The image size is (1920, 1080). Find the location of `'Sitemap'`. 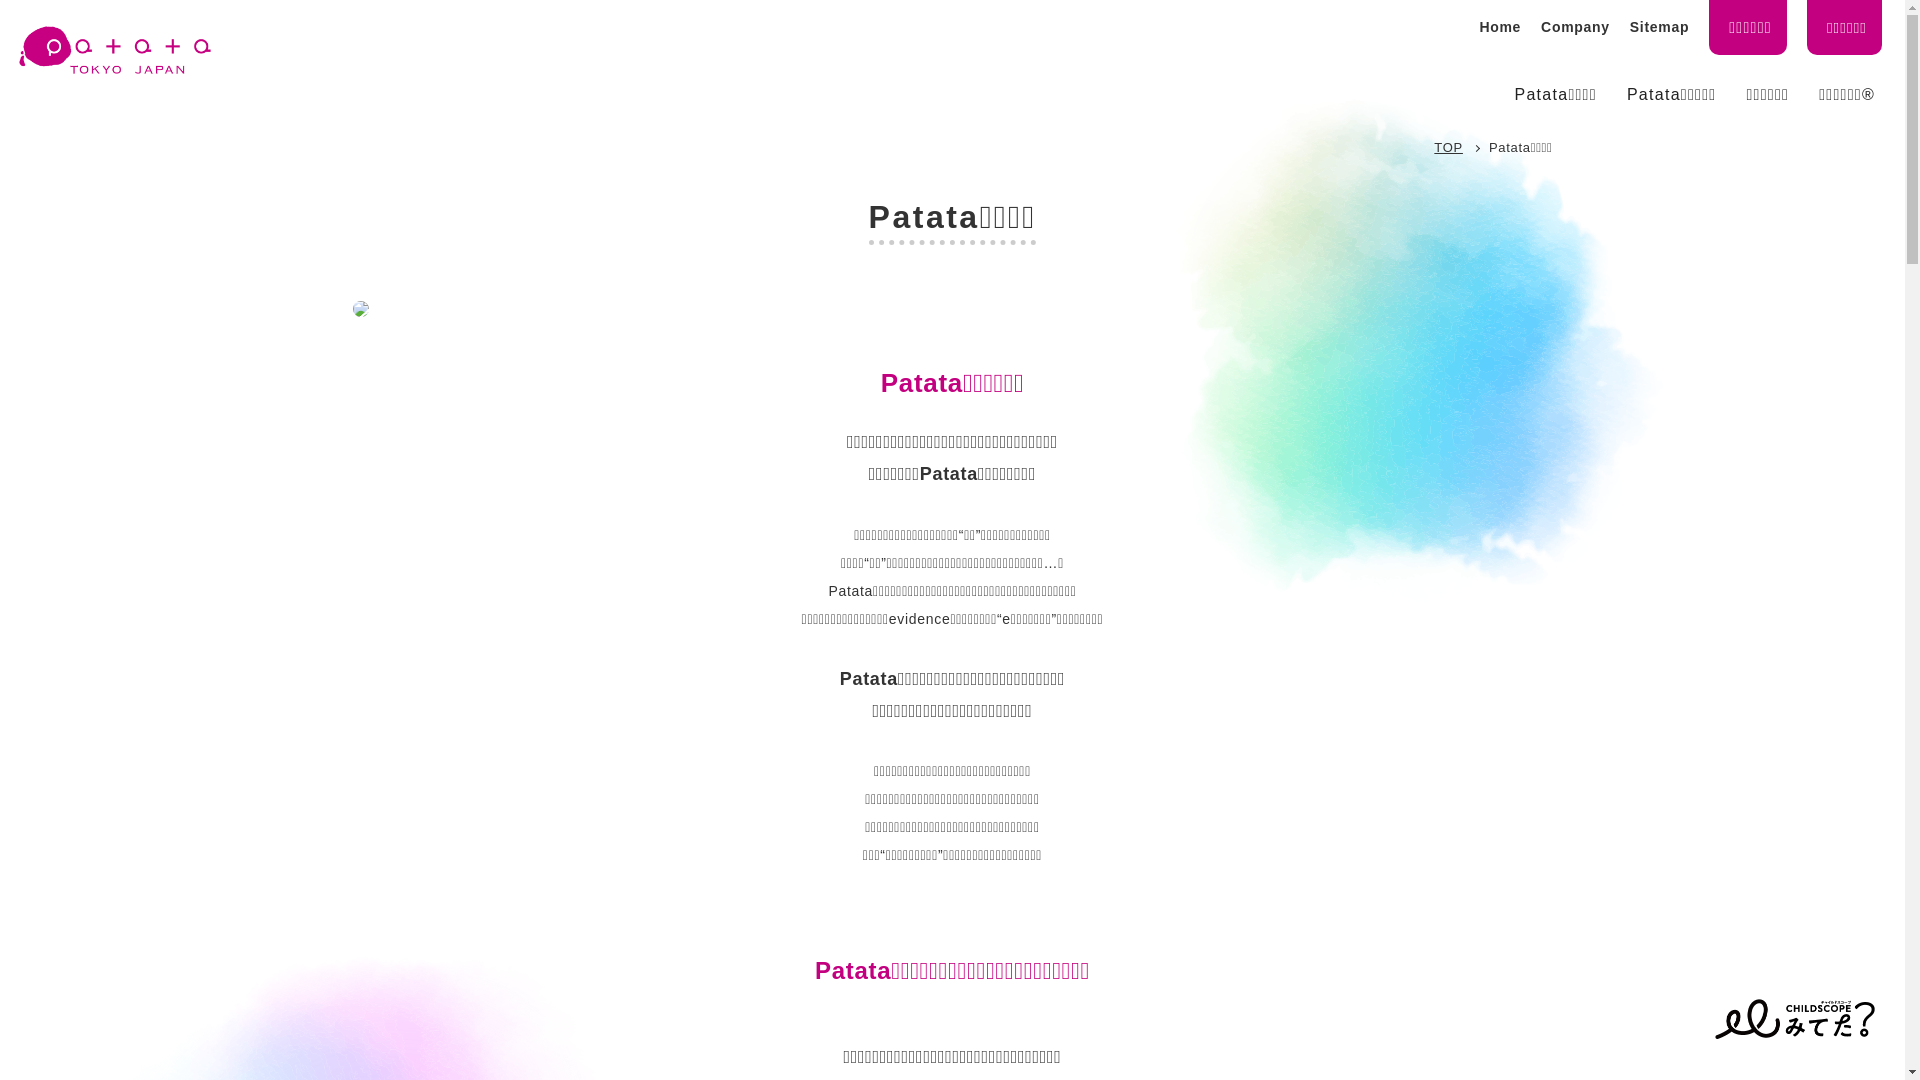

'Sitemap' is located at coordinates (1659, 27).